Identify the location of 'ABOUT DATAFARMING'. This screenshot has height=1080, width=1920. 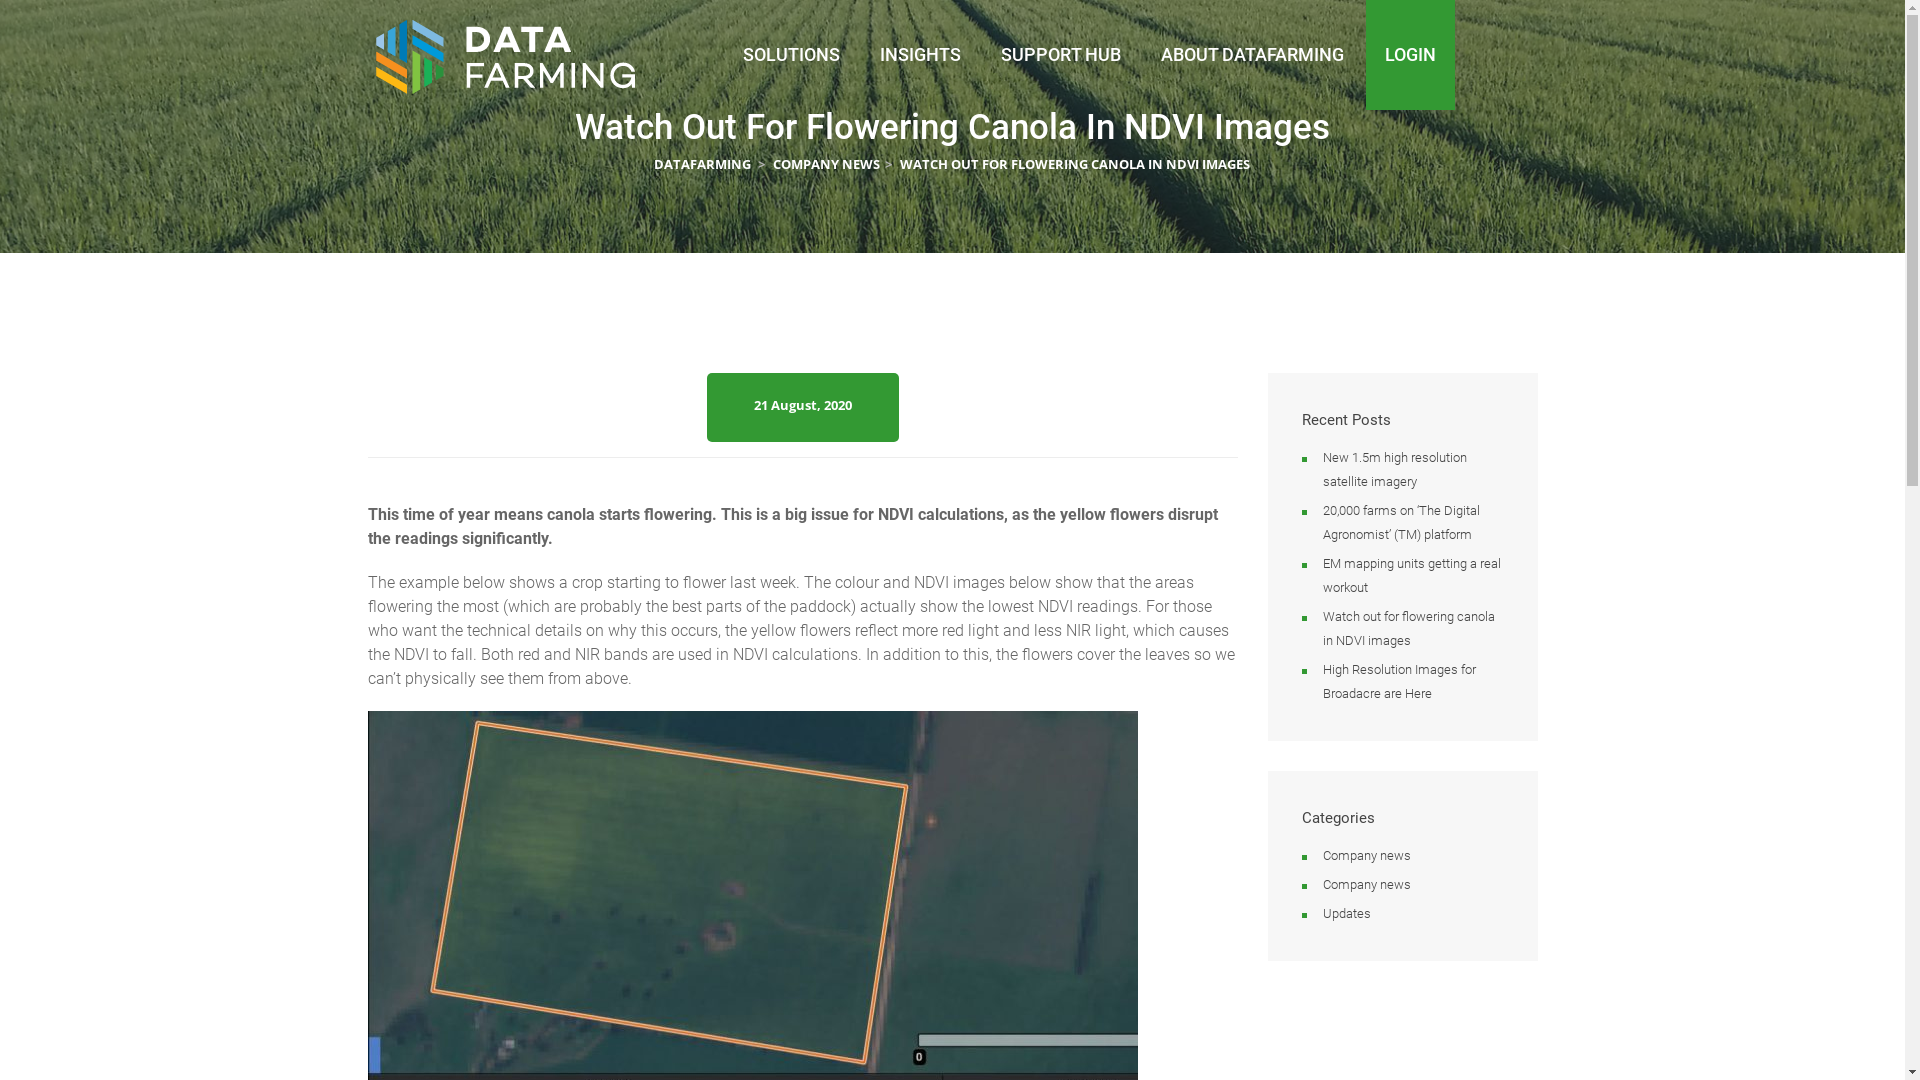
(1250, 53).